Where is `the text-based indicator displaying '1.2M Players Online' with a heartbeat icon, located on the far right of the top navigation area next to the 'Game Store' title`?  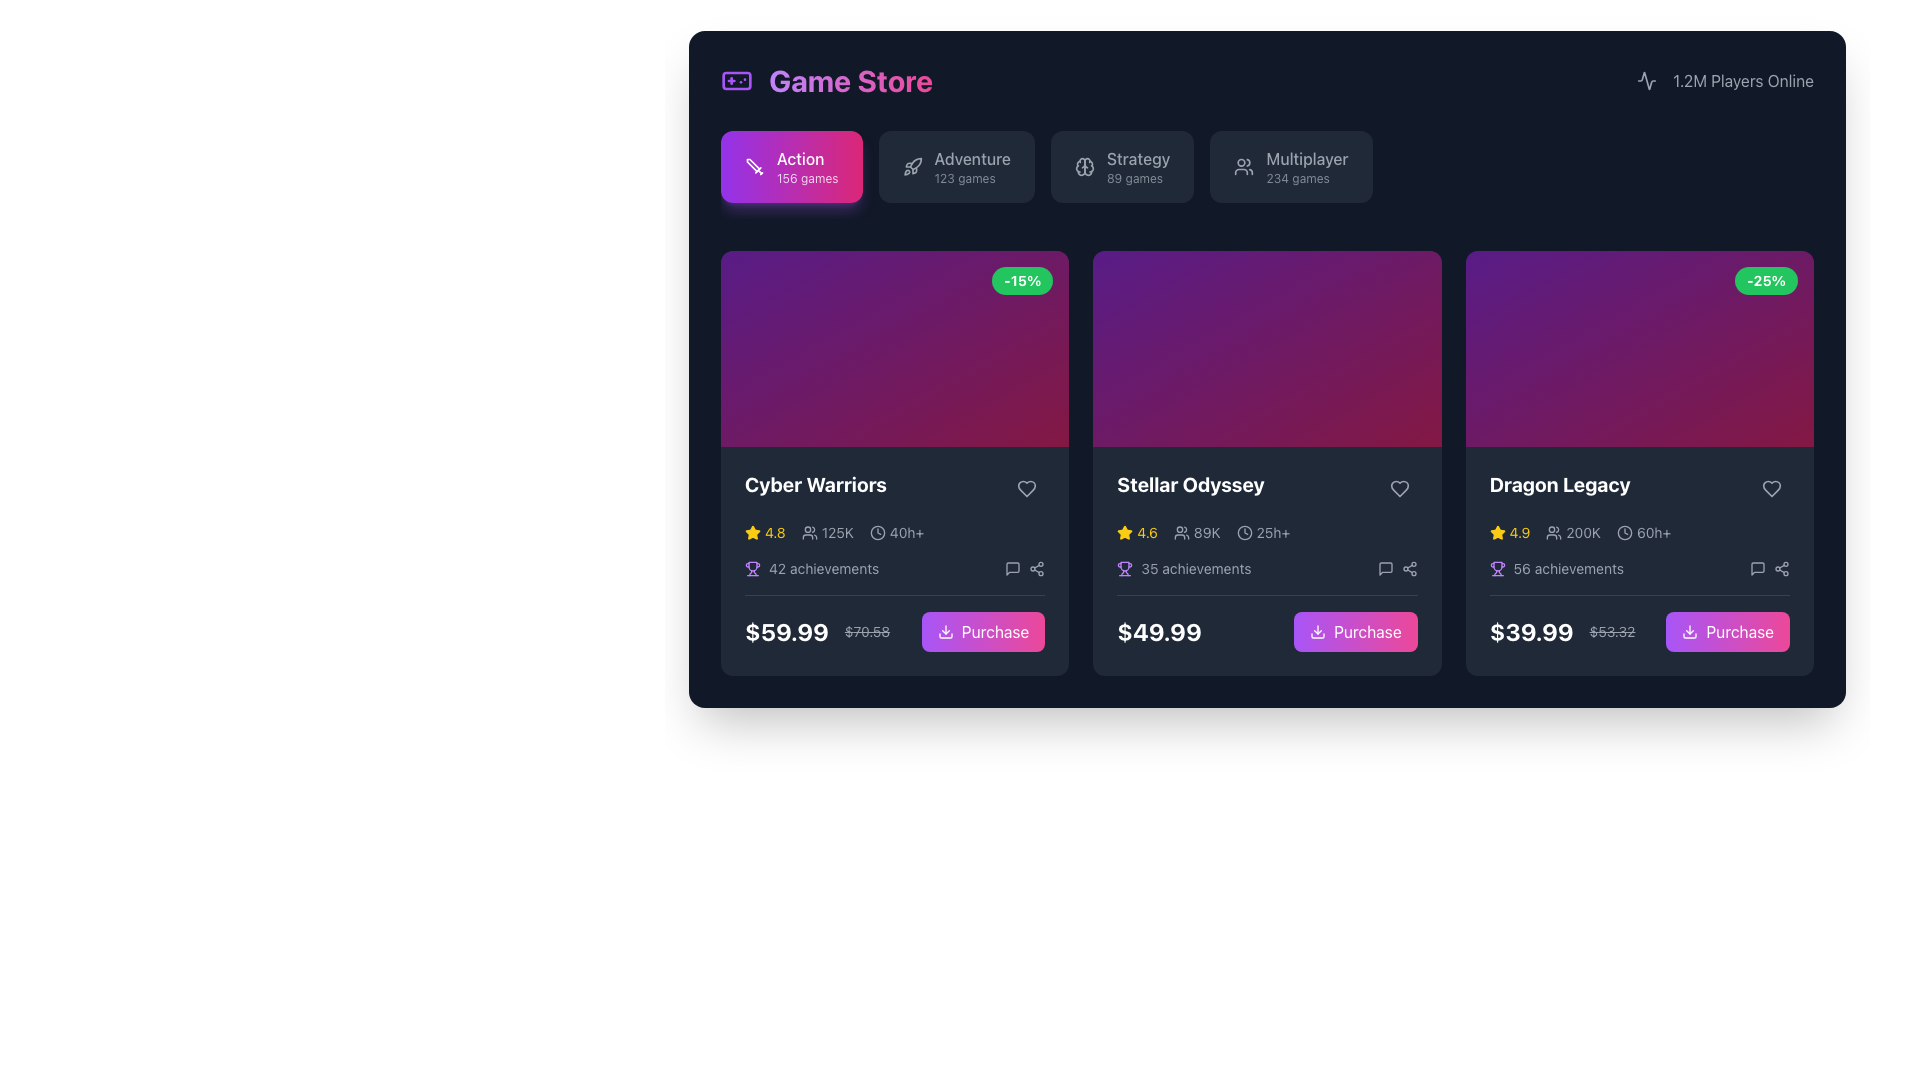
the text-based indicator displaying '1.2M Players Online' with a heartbeat icon, located on the far right of the top navigation area next to the 'Game Store' title is located at coordinates (1724, 80).